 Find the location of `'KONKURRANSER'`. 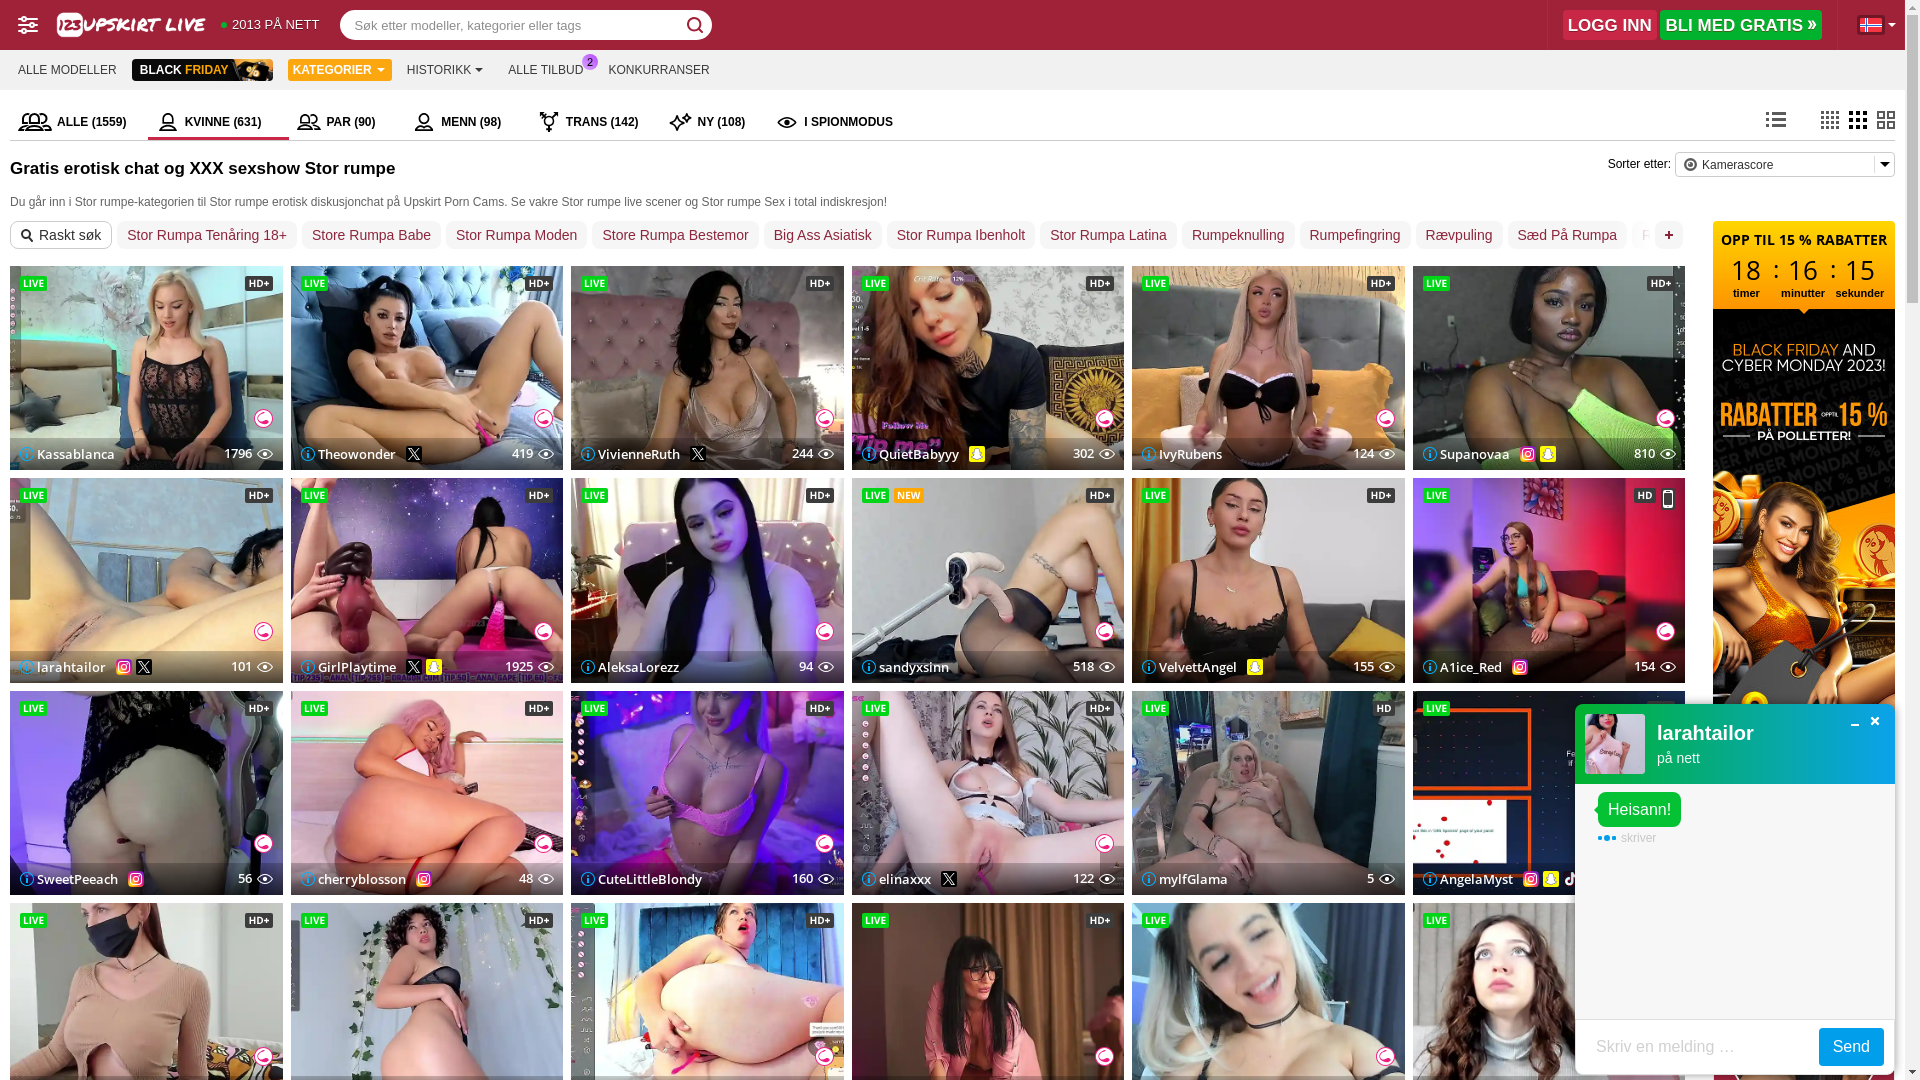

'KONKURRANSER' is located at coordinates (658, 68).